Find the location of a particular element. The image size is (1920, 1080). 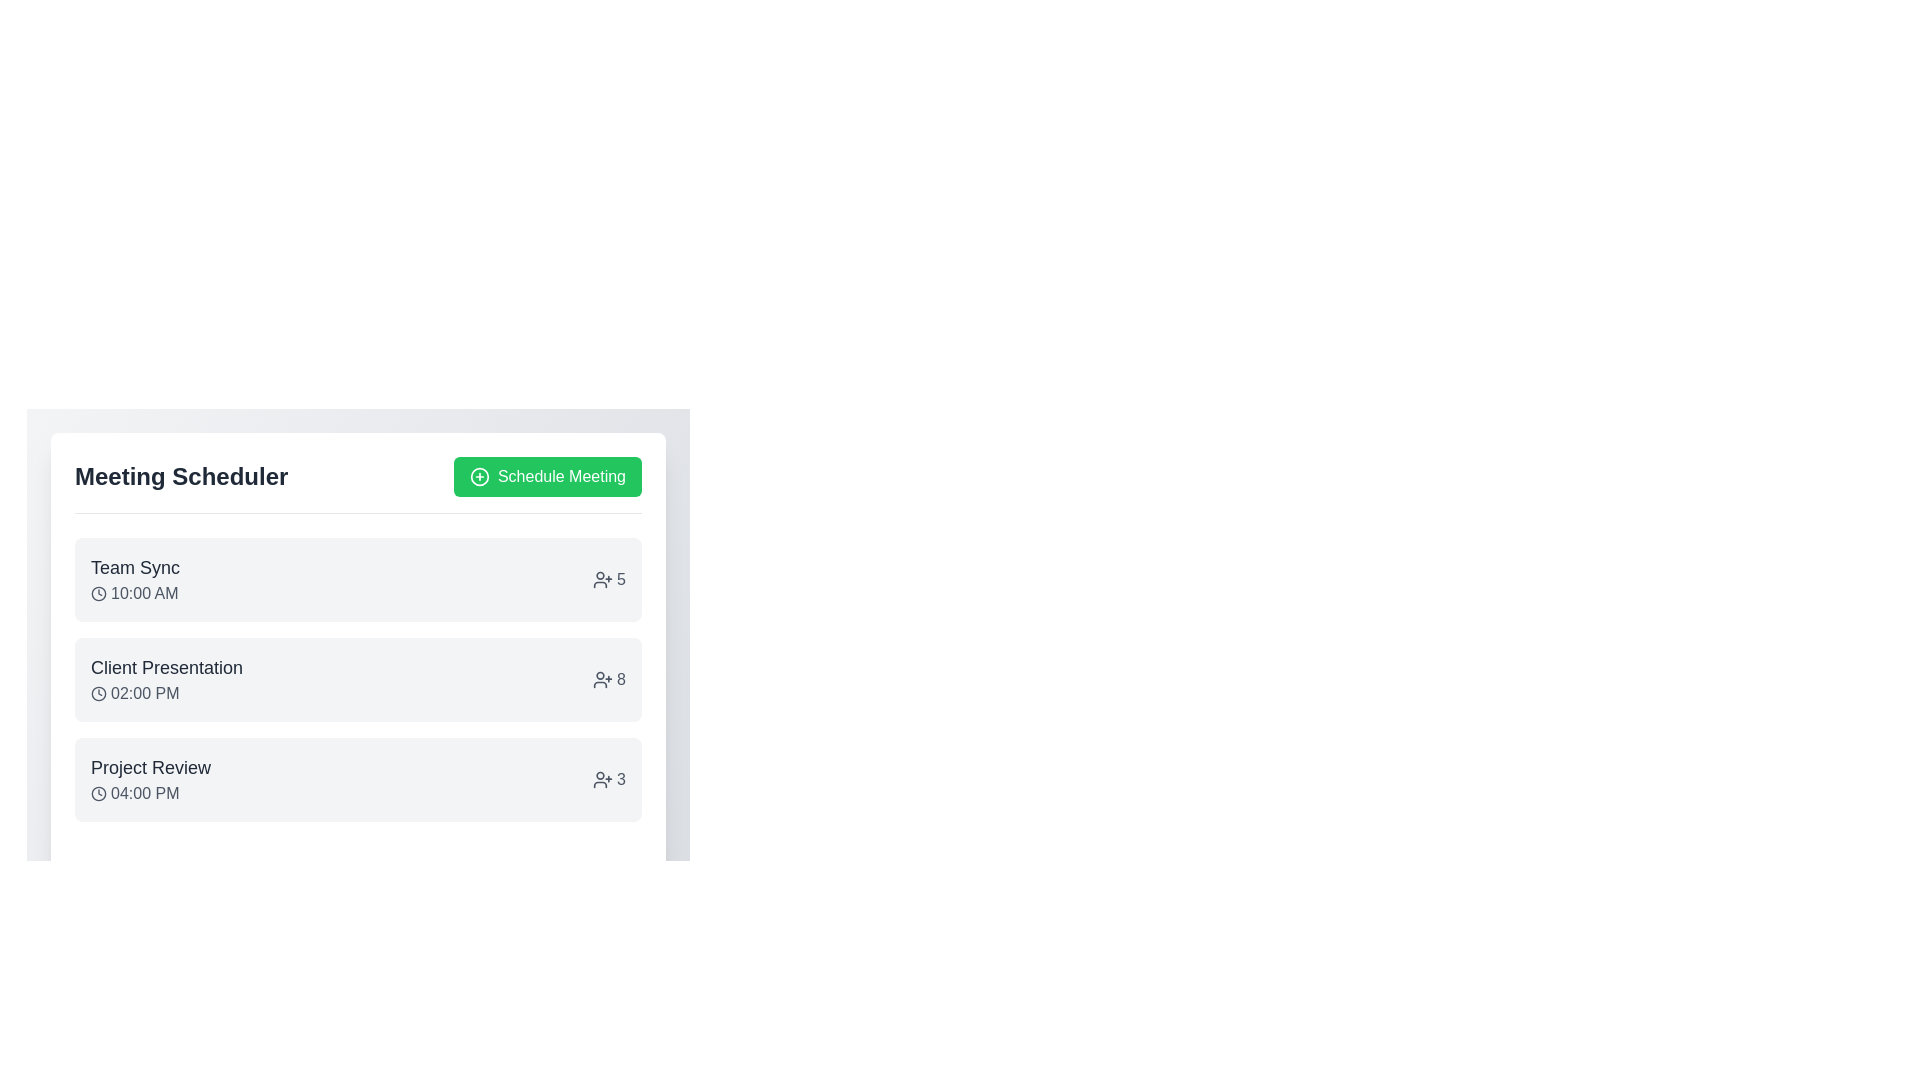

the 'Meeting Scheduler' text label, which is styled with a large, bold, dark gray font and serves as a title at the top of the interface is located at coordinates (181, 477).